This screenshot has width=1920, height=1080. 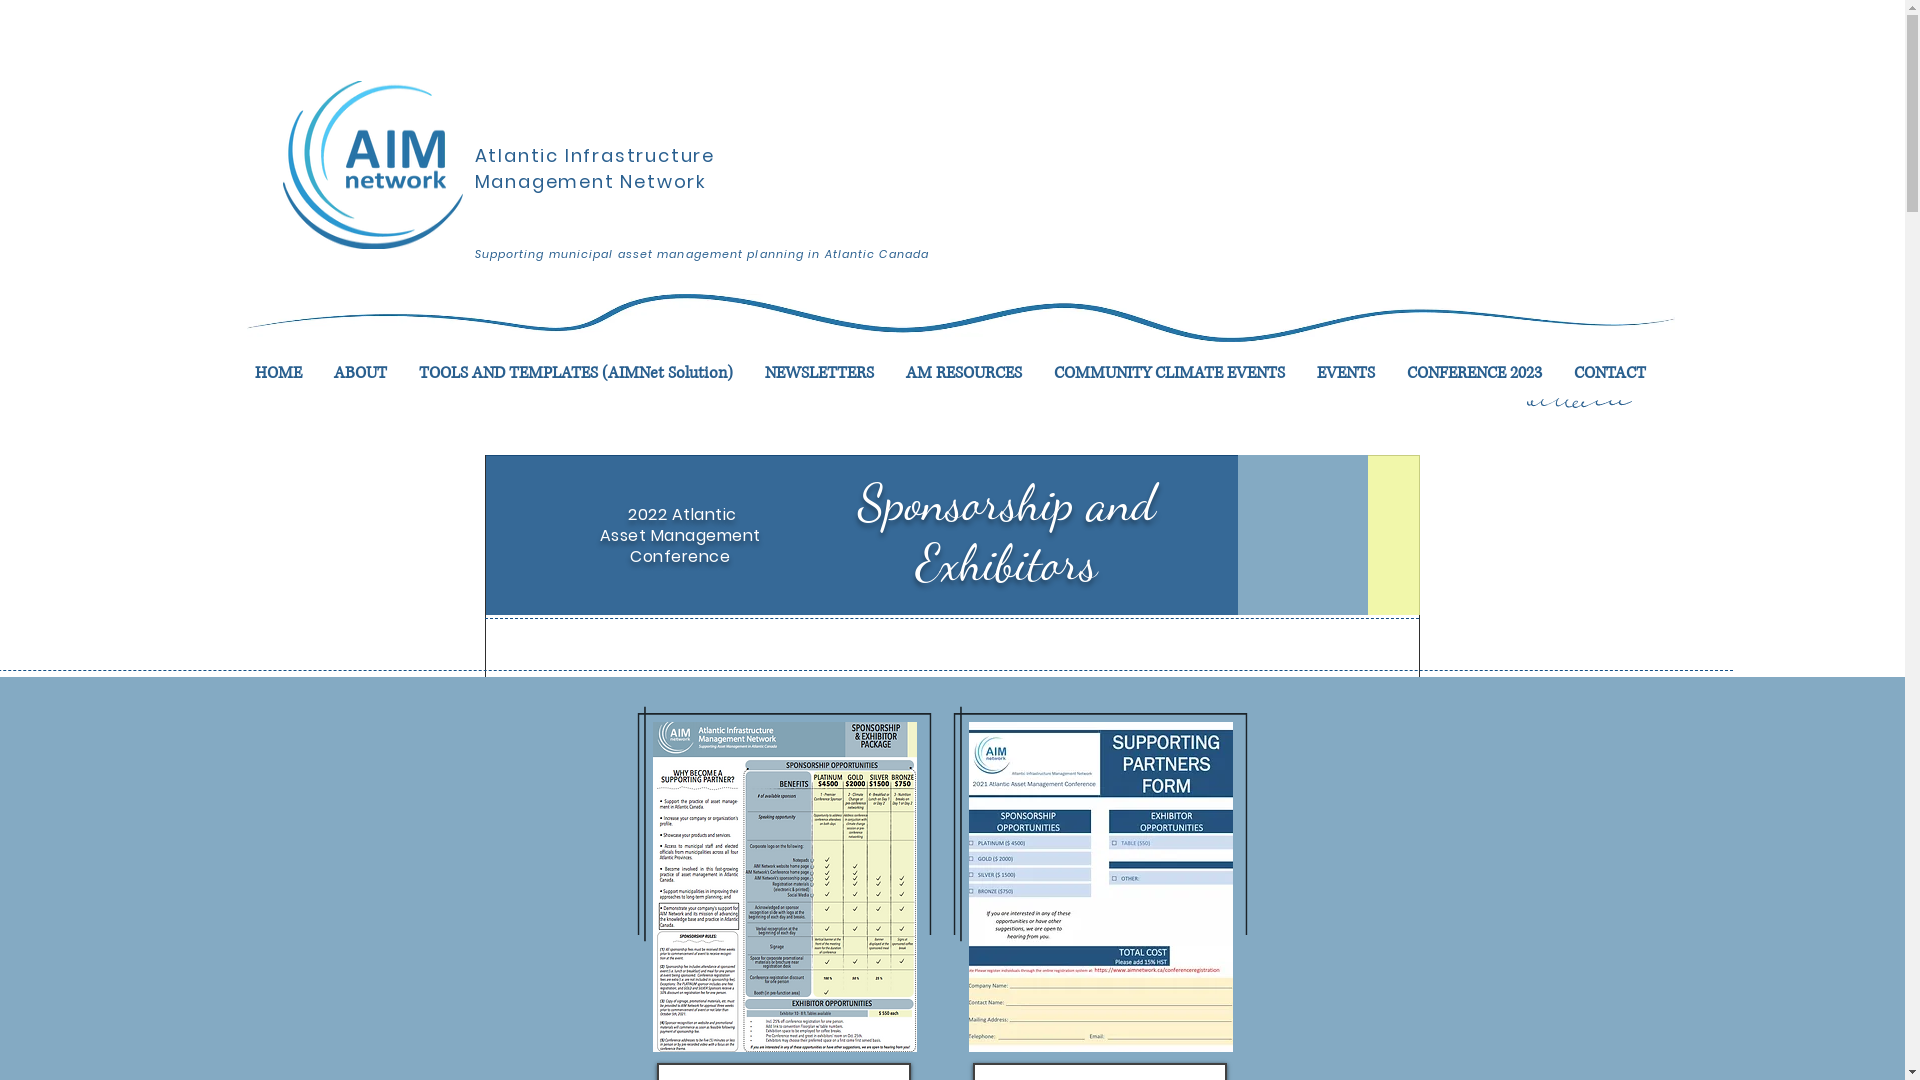 What do you see at coordinates (1389, 373) in the screenshot?
I see `'CONFERENCE 2023'` at bounding box center [1389, 373].